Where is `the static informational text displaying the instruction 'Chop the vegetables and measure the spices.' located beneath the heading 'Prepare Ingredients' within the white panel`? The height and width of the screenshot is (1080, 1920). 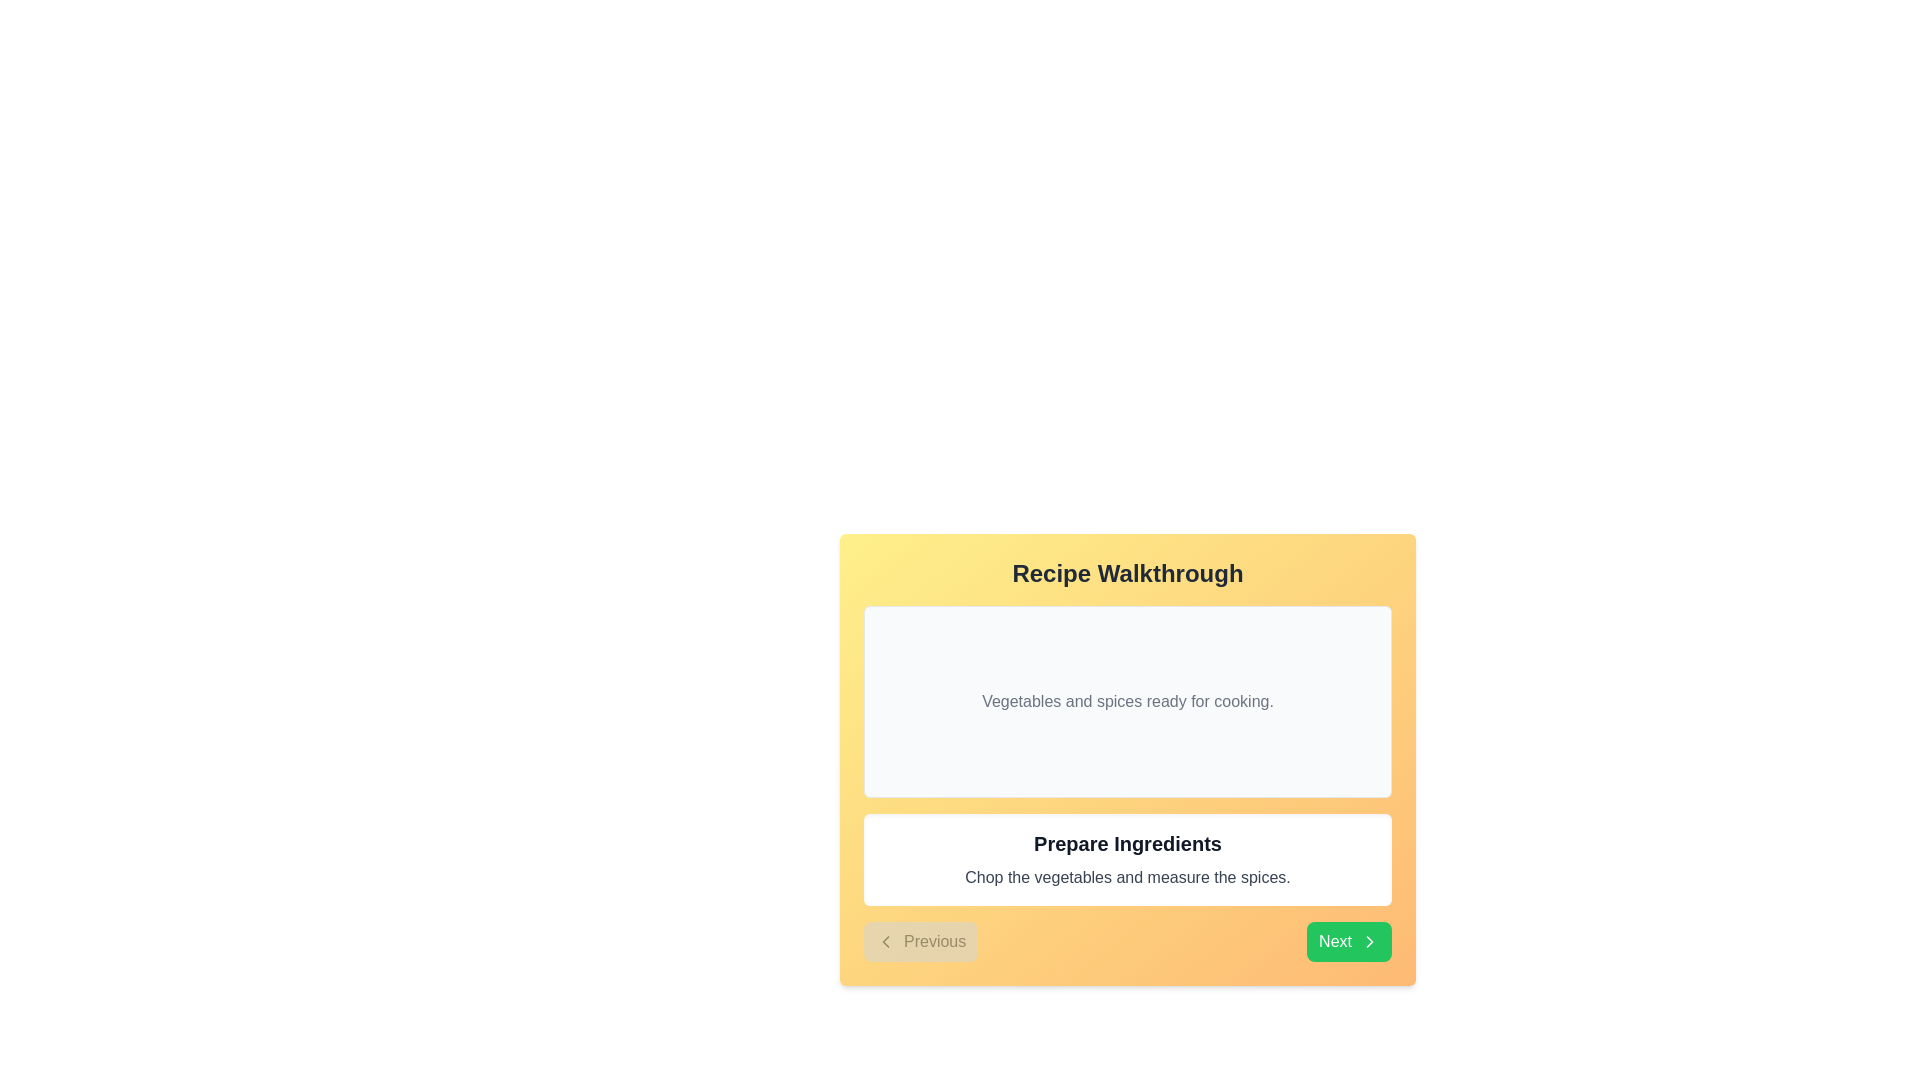
the static informational text displaying the instruction 'Chop the vegetables and measure the spices.' located beneath the heading 'Prepare Ingredients' within the white panel is located at coordinates (1128, 877).